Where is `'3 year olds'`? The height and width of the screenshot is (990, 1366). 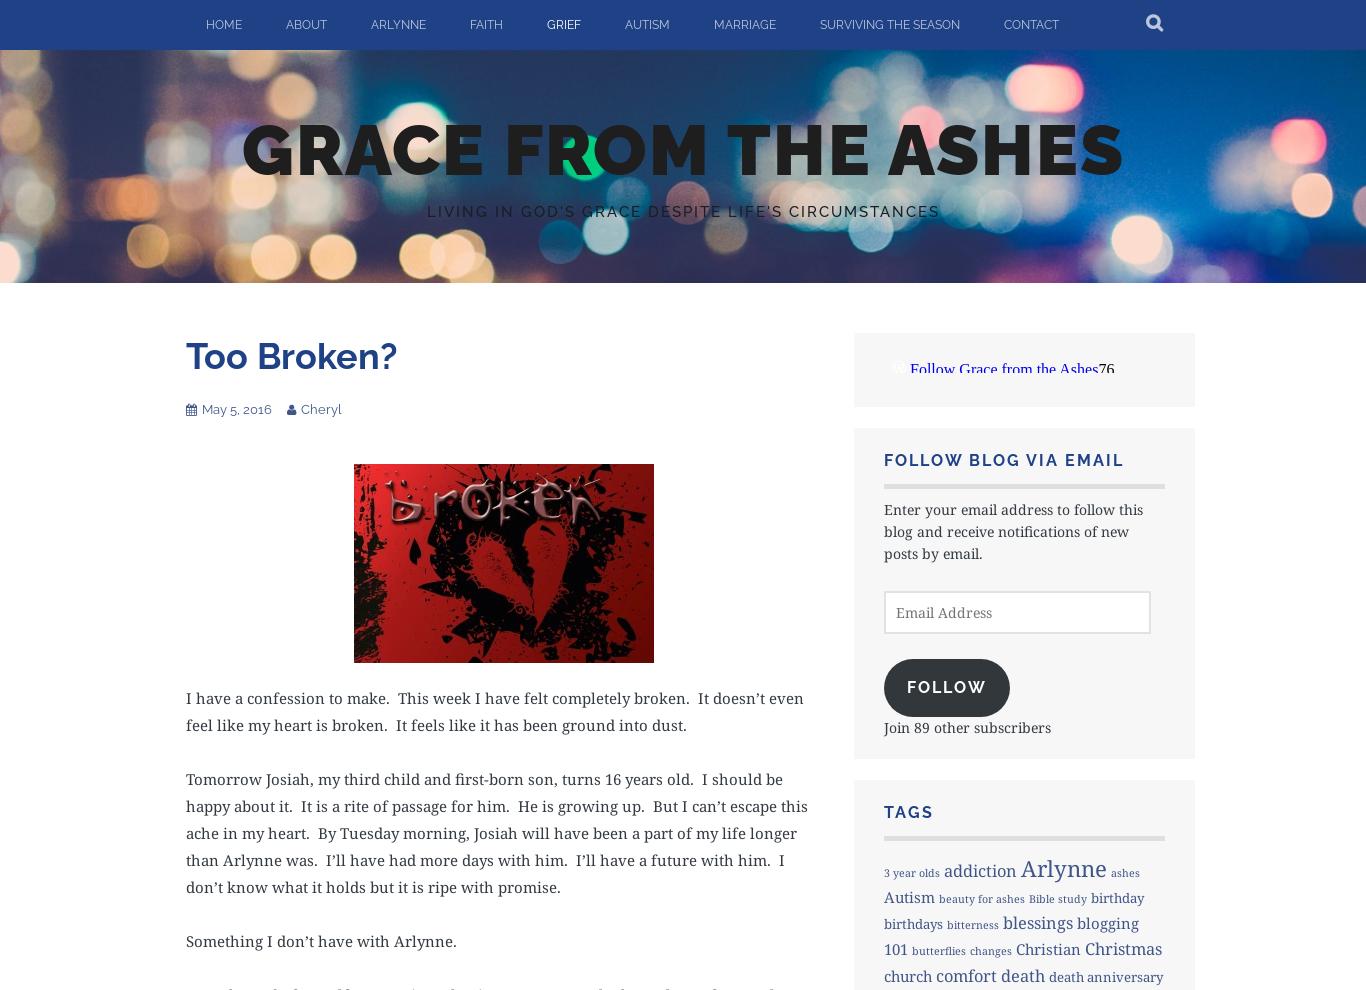 '3 year olds' is located at coordinates (909, 871).